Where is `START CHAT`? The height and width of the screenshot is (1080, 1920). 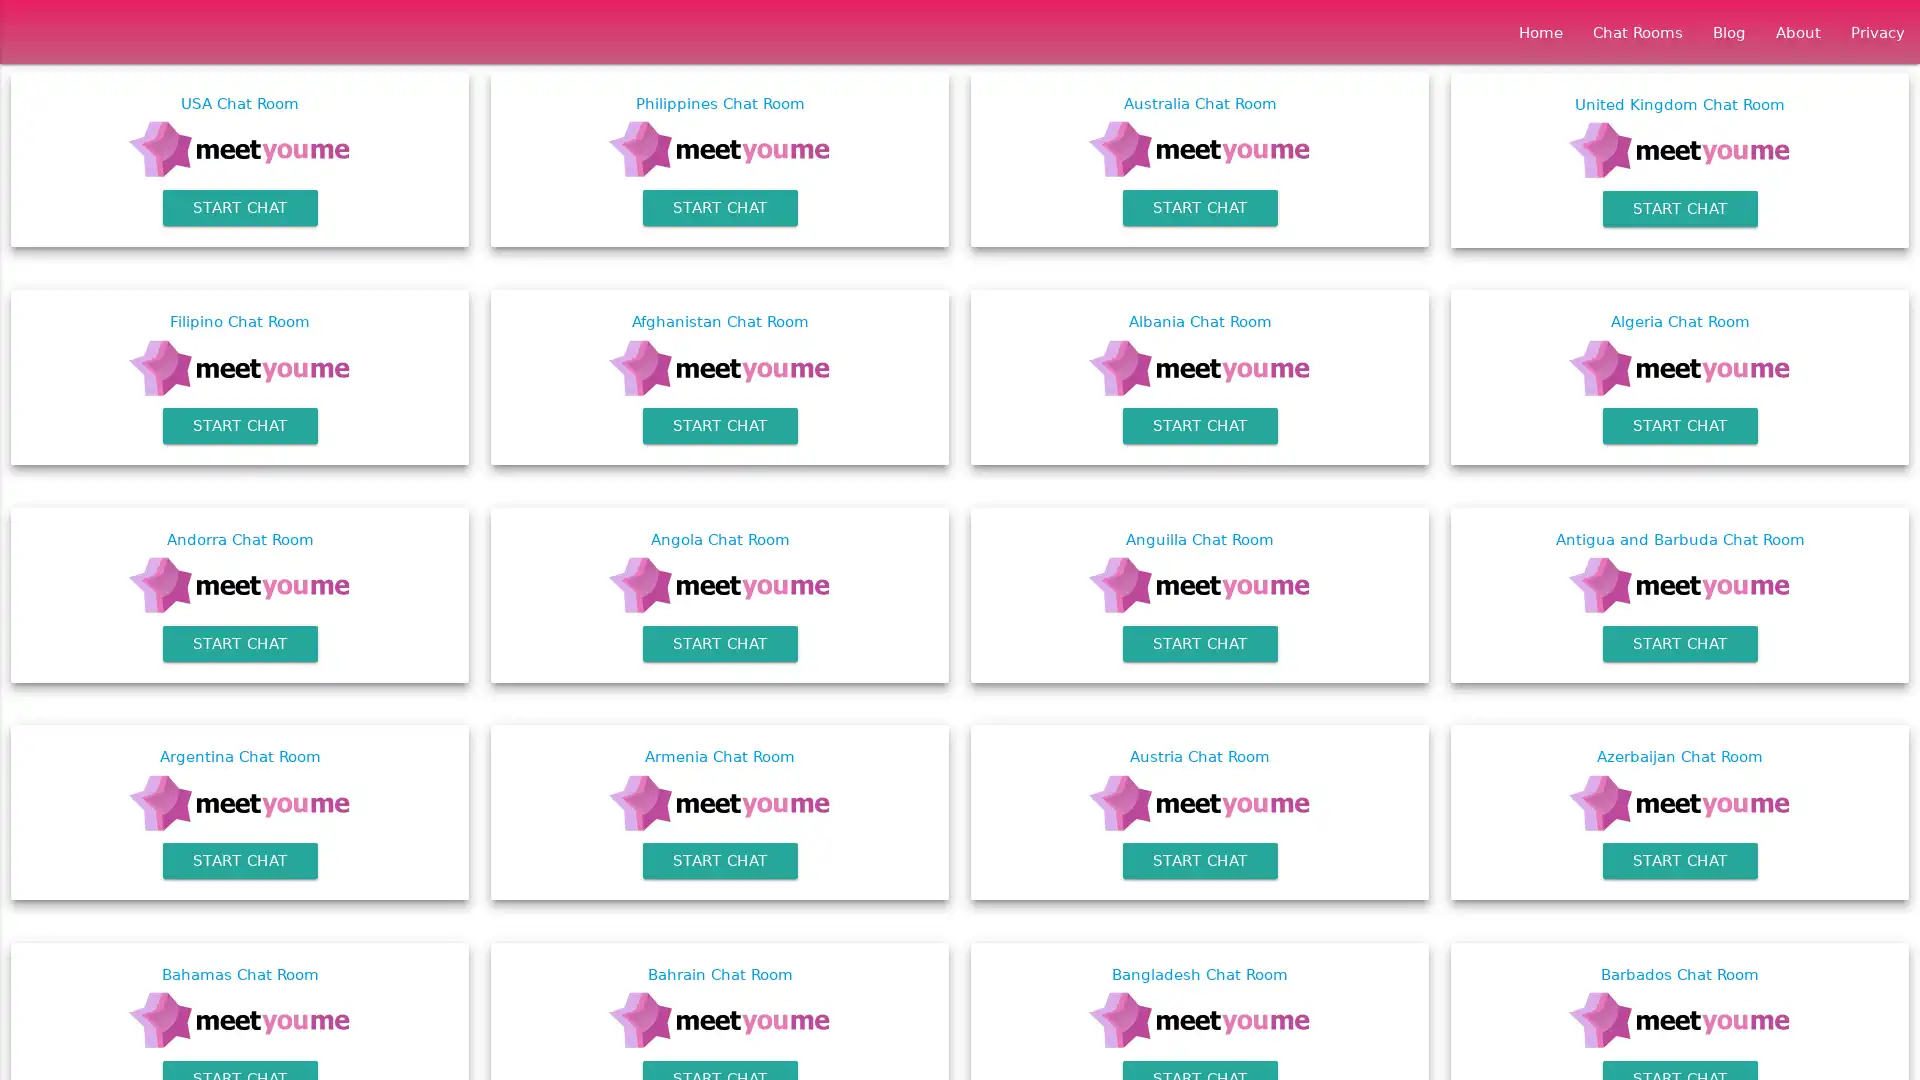
START CHAT is located at coordinates (719, 424).